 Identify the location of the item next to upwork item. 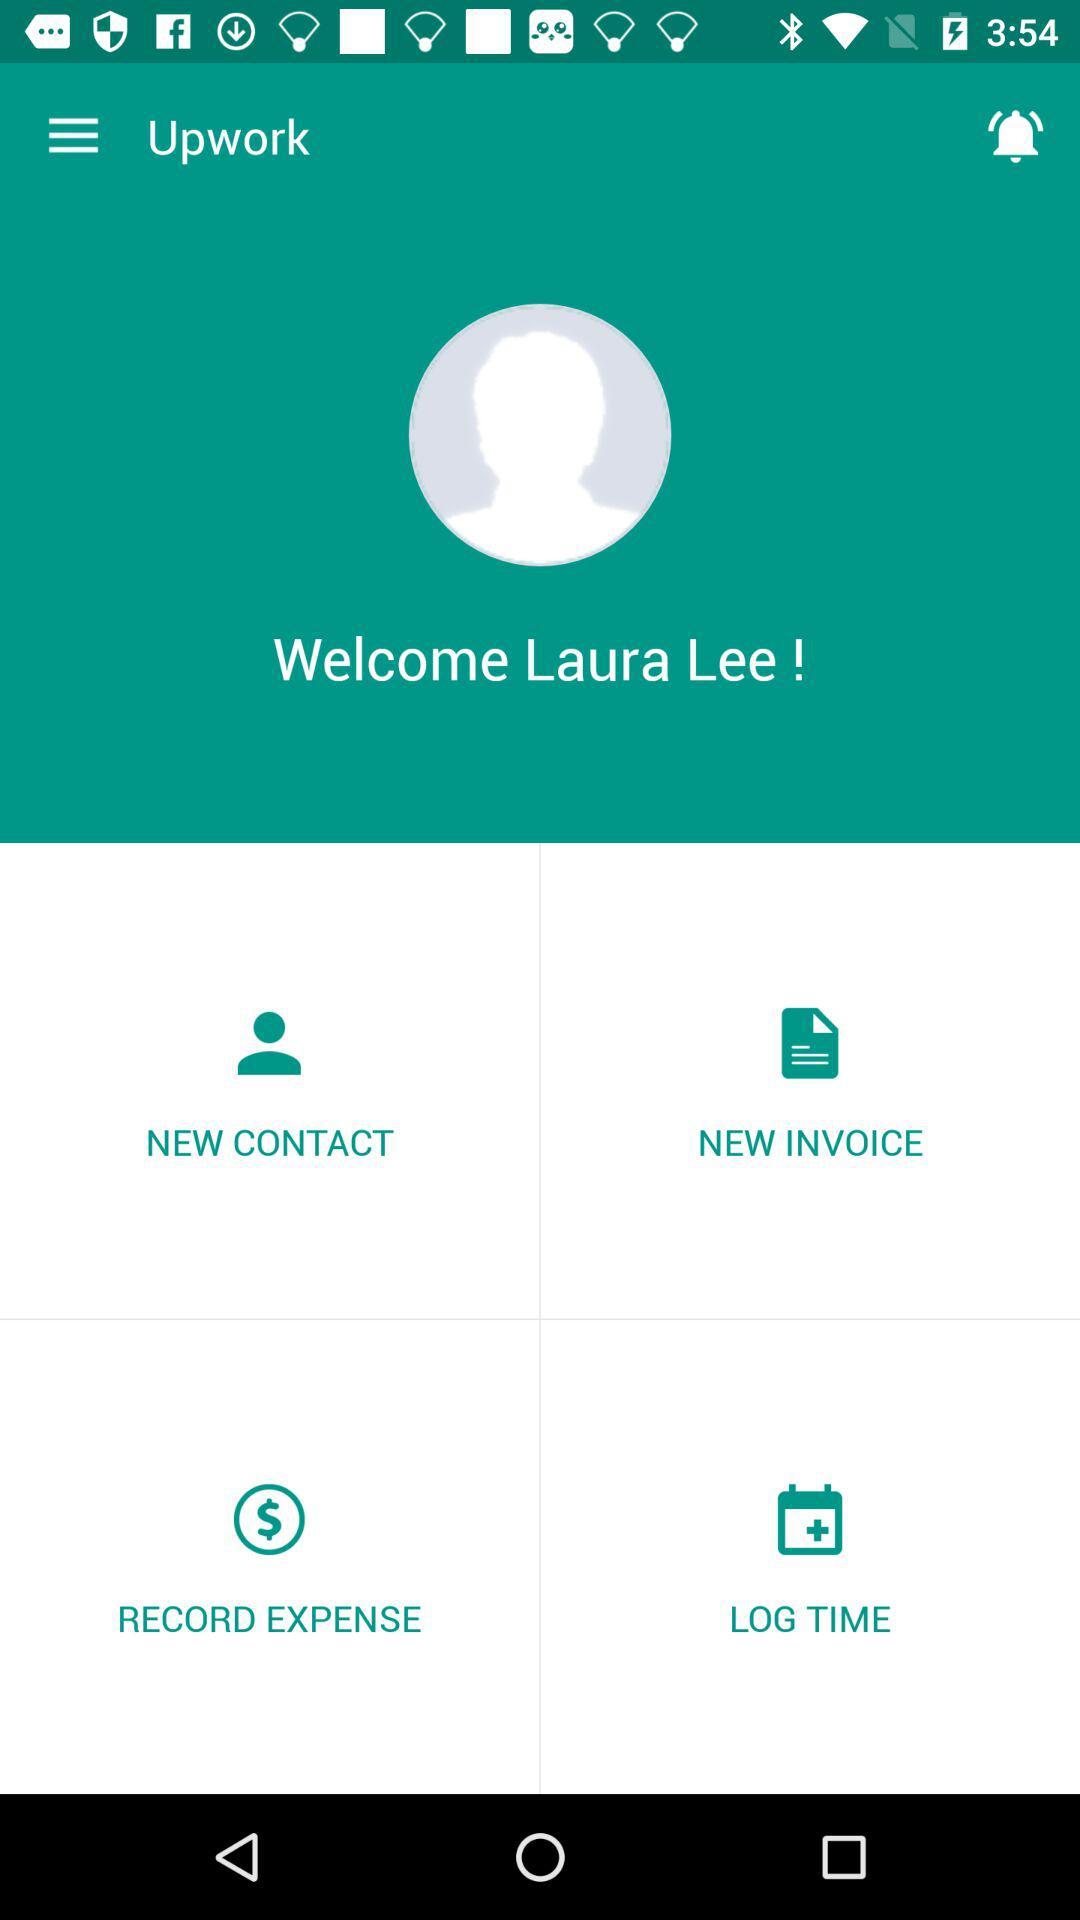
(72, 135).